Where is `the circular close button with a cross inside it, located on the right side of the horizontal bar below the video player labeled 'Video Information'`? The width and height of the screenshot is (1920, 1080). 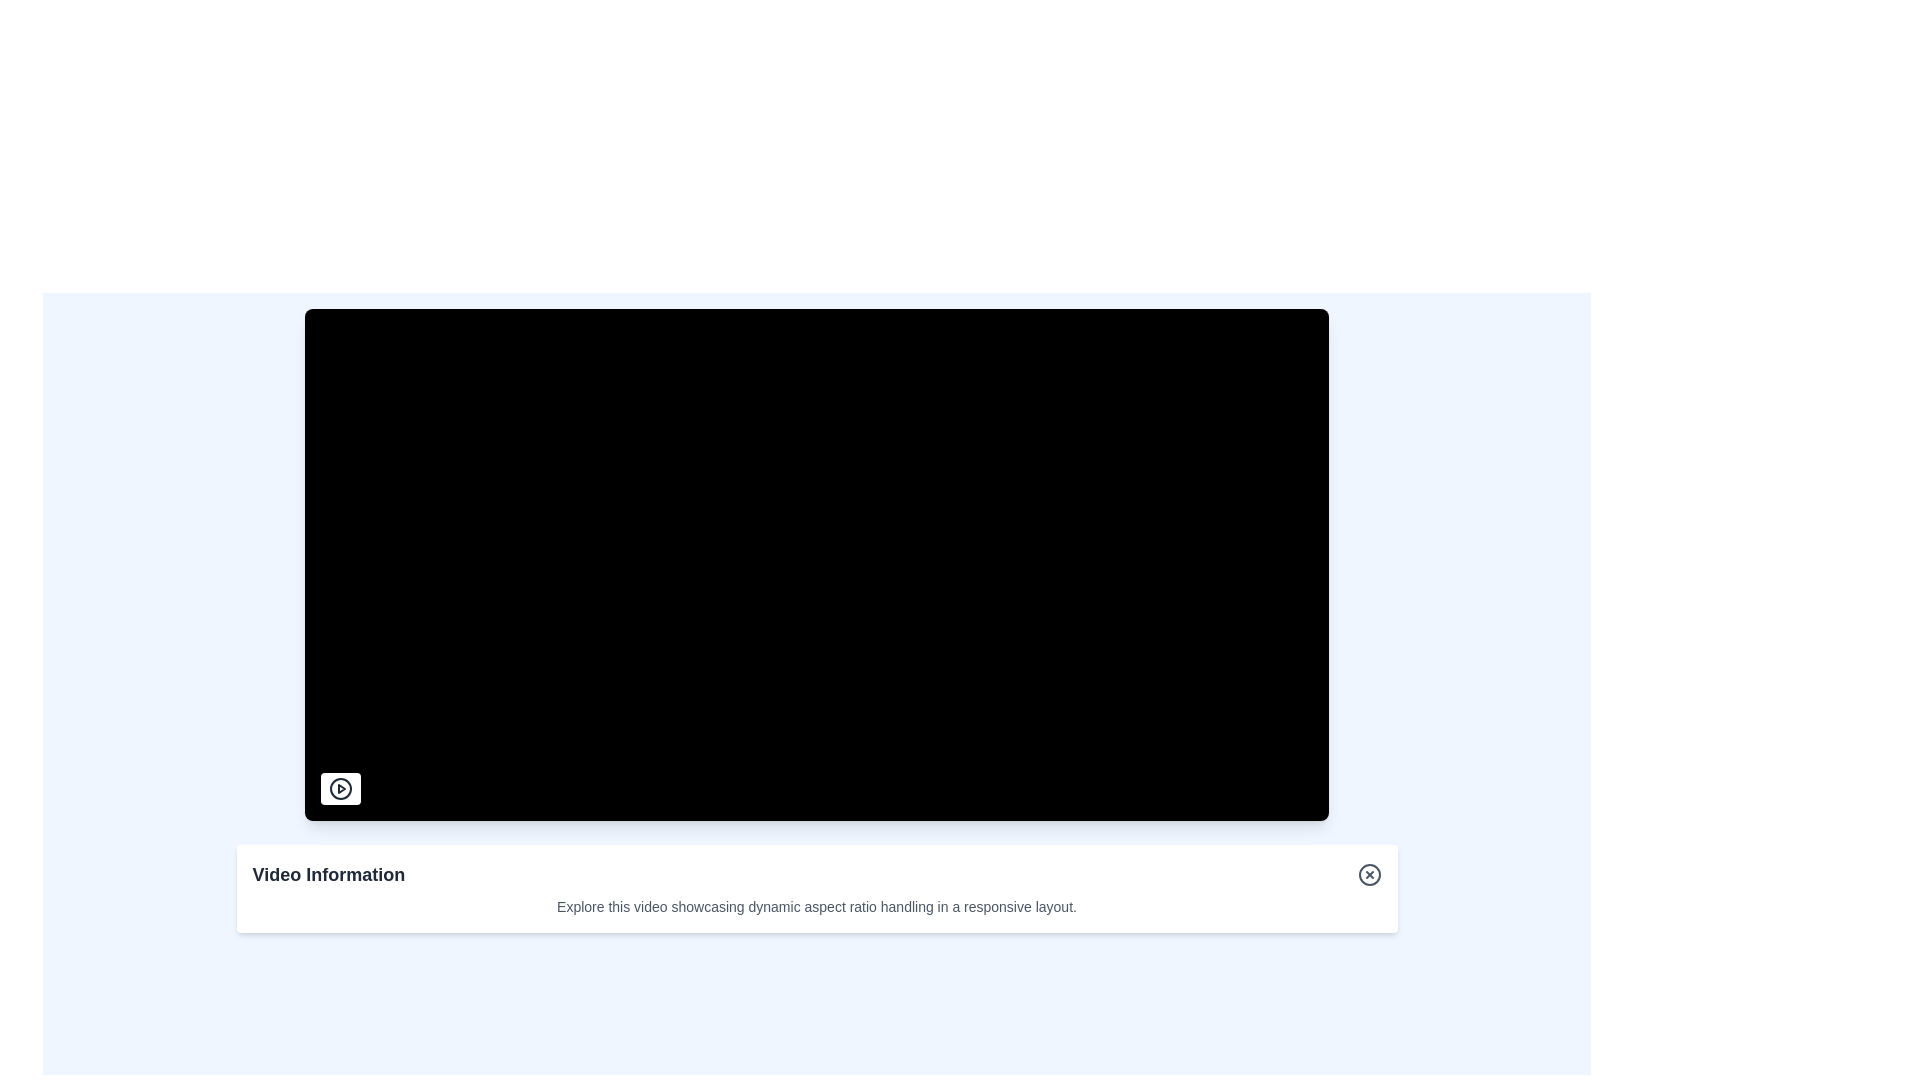 the circular close button with a cross inside it, located on the right side of the horizontal bar below the video player labeled 'Video Information' is located at coordinates (1368, 874).